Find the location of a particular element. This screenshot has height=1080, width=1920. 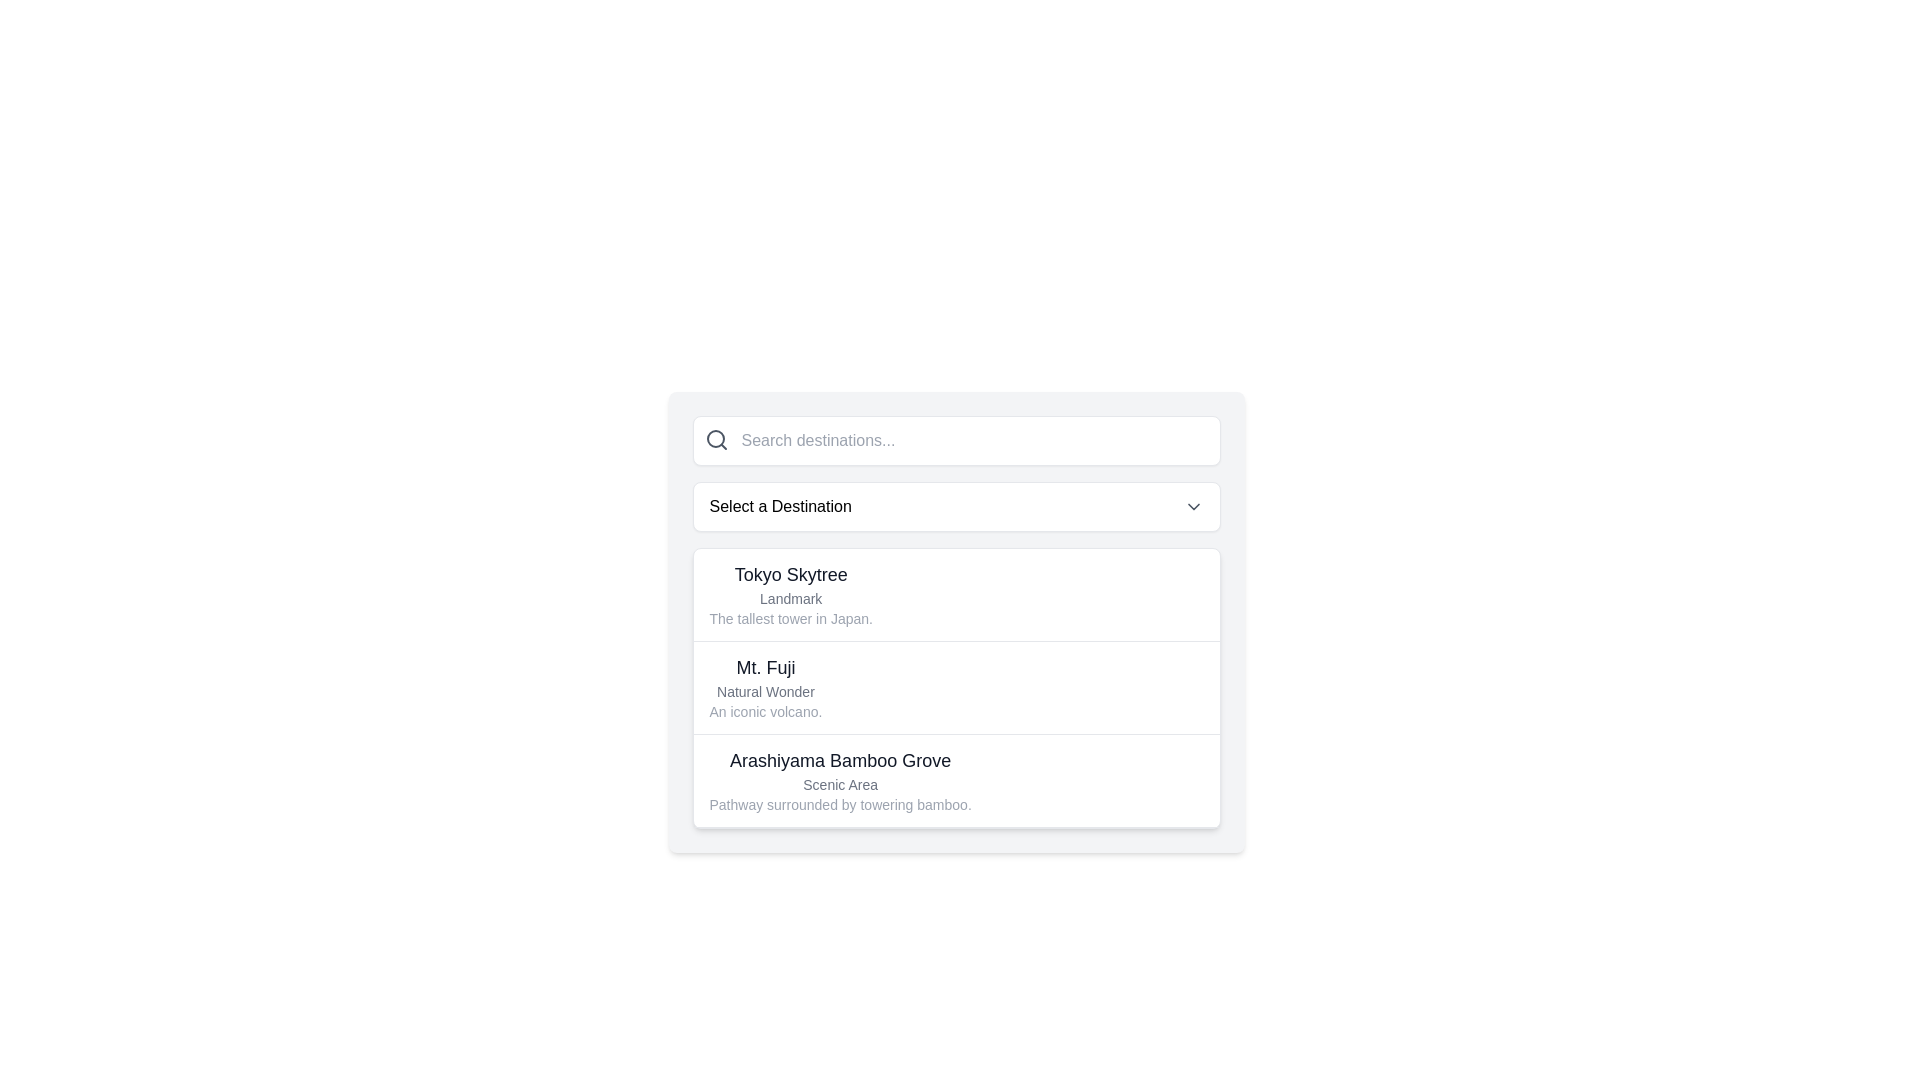

to select the destination 'Arashiyama Bamboo Grove' from the dropdown list, which is the third option after 'Tokyo Skytree' and 'Mt. Fuji' is located at coordinates (840, 779).